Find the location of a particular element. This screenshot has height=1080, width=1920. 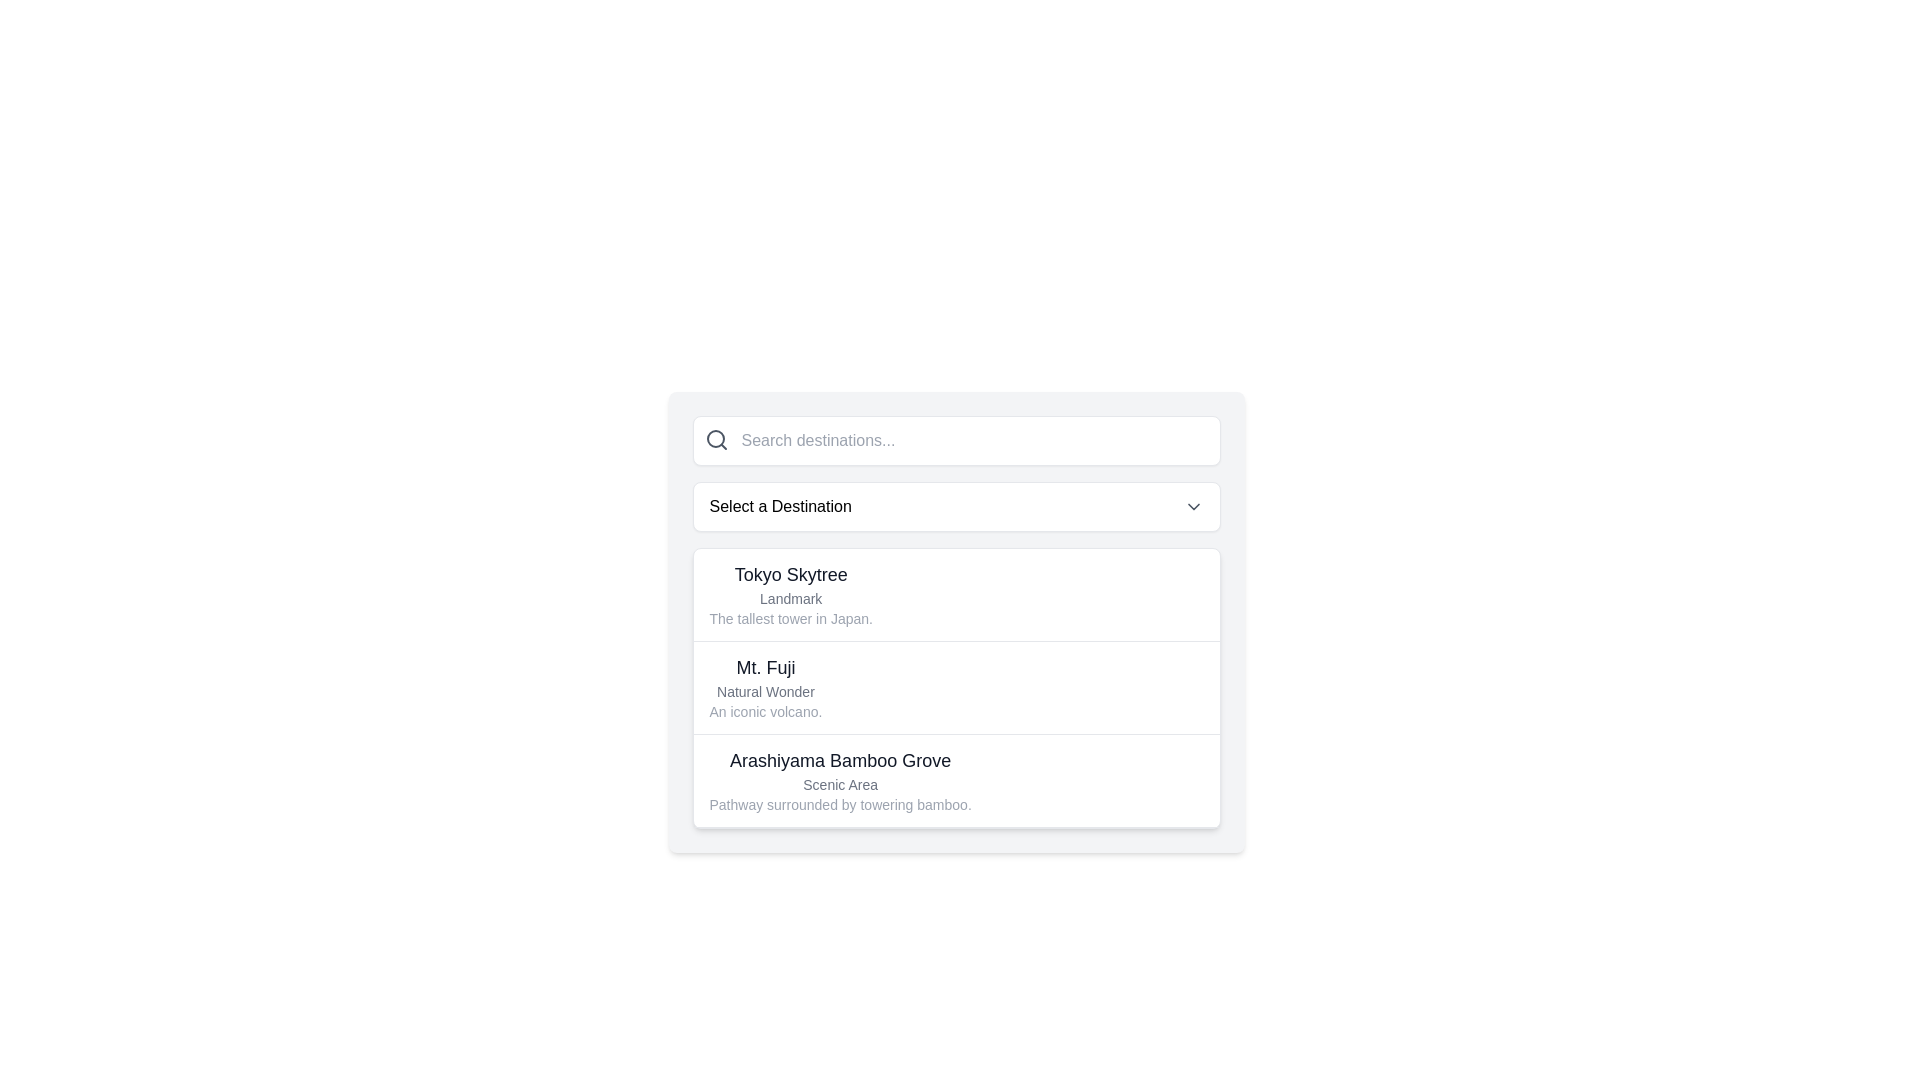

to select the destination 'Arashiyama Bamboo Grove' from the dropdown list, which is the third option after 'Tokyo Skytree' and 'Mt. Fuji' is located at coordinates (840, 779).